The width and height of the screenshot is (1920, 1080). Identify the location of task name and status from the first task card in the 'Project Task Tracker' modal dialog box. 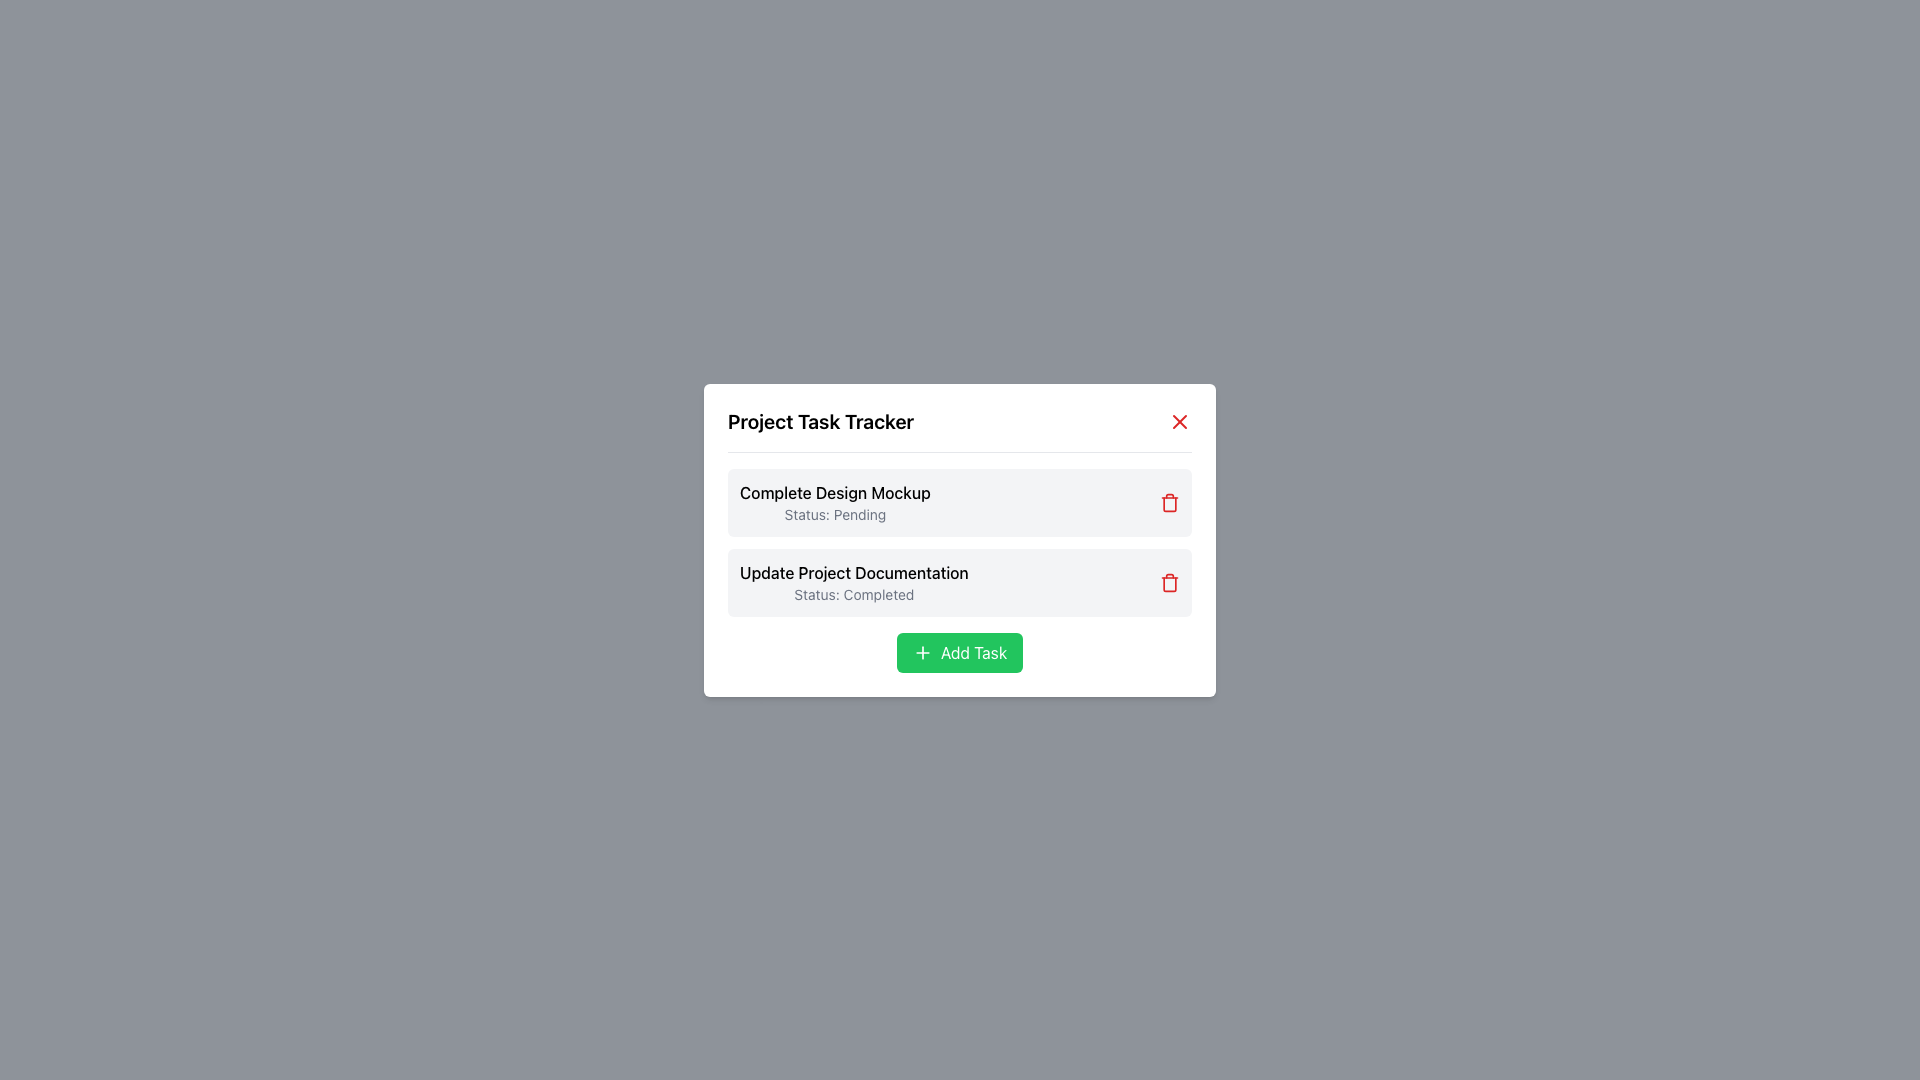
(960, 501).